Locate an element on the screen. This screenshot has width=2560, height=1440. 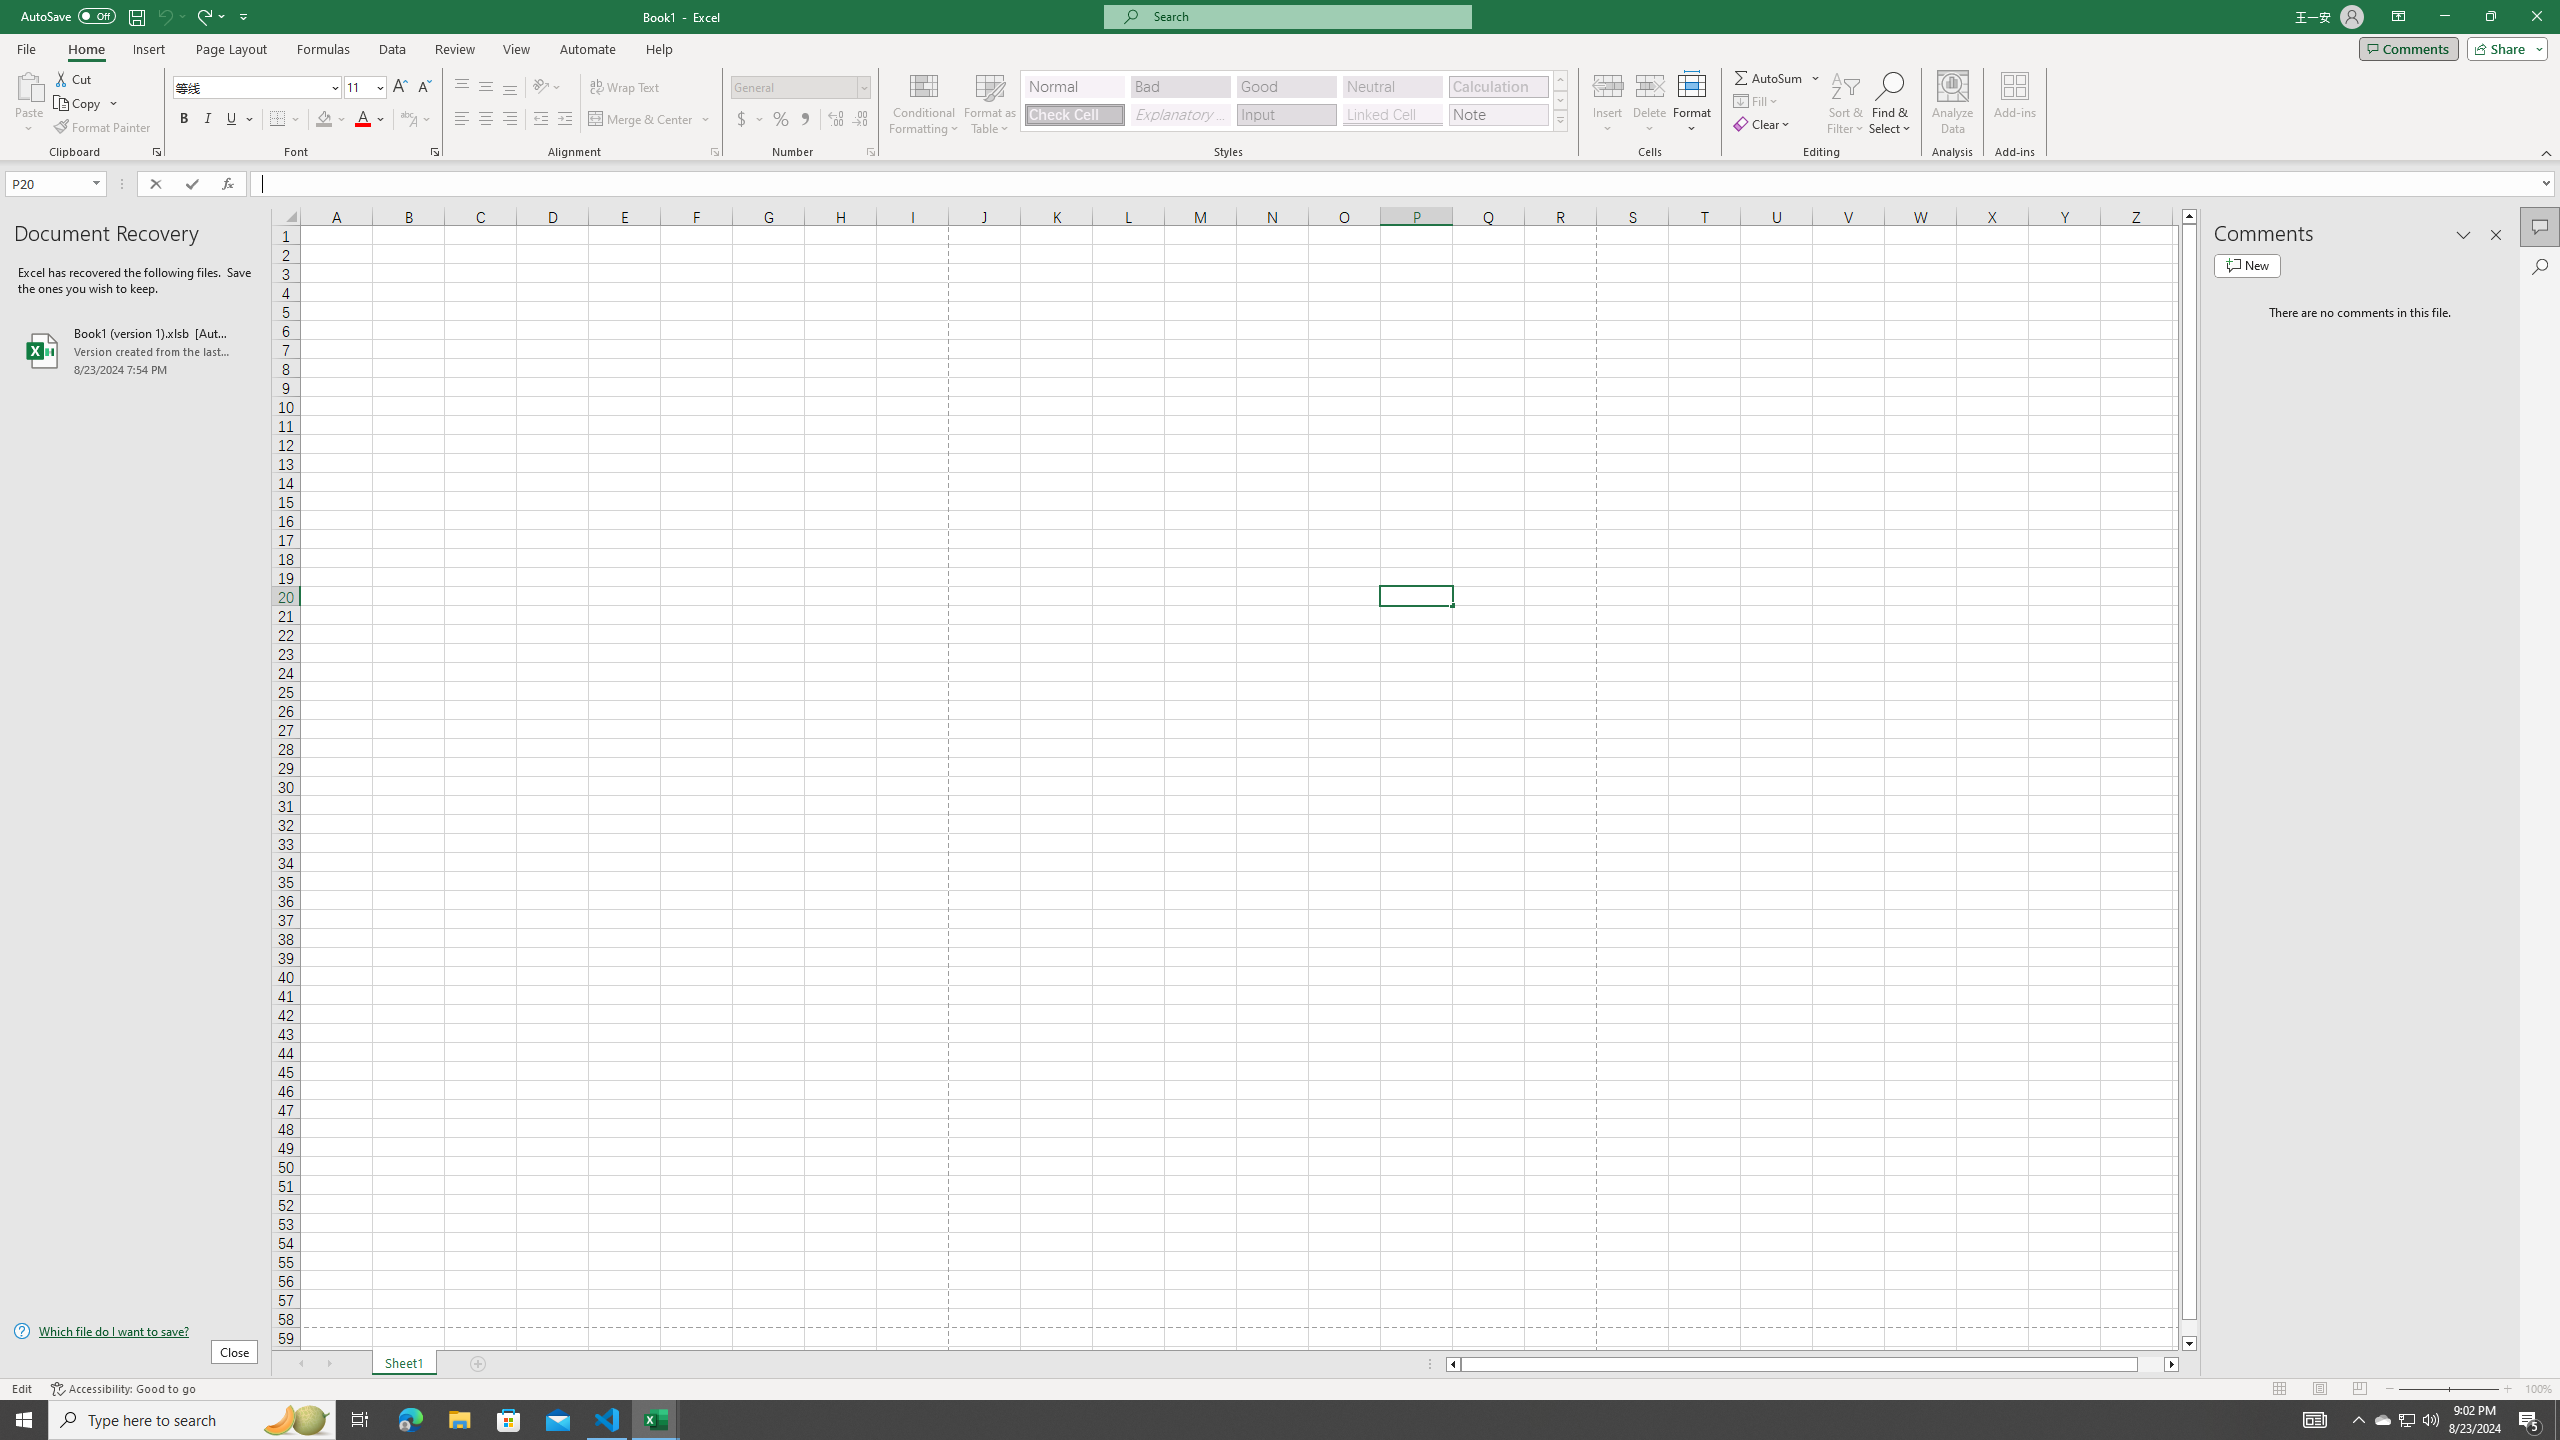
'Zoom In' is located at coordinates (2507, 1389).